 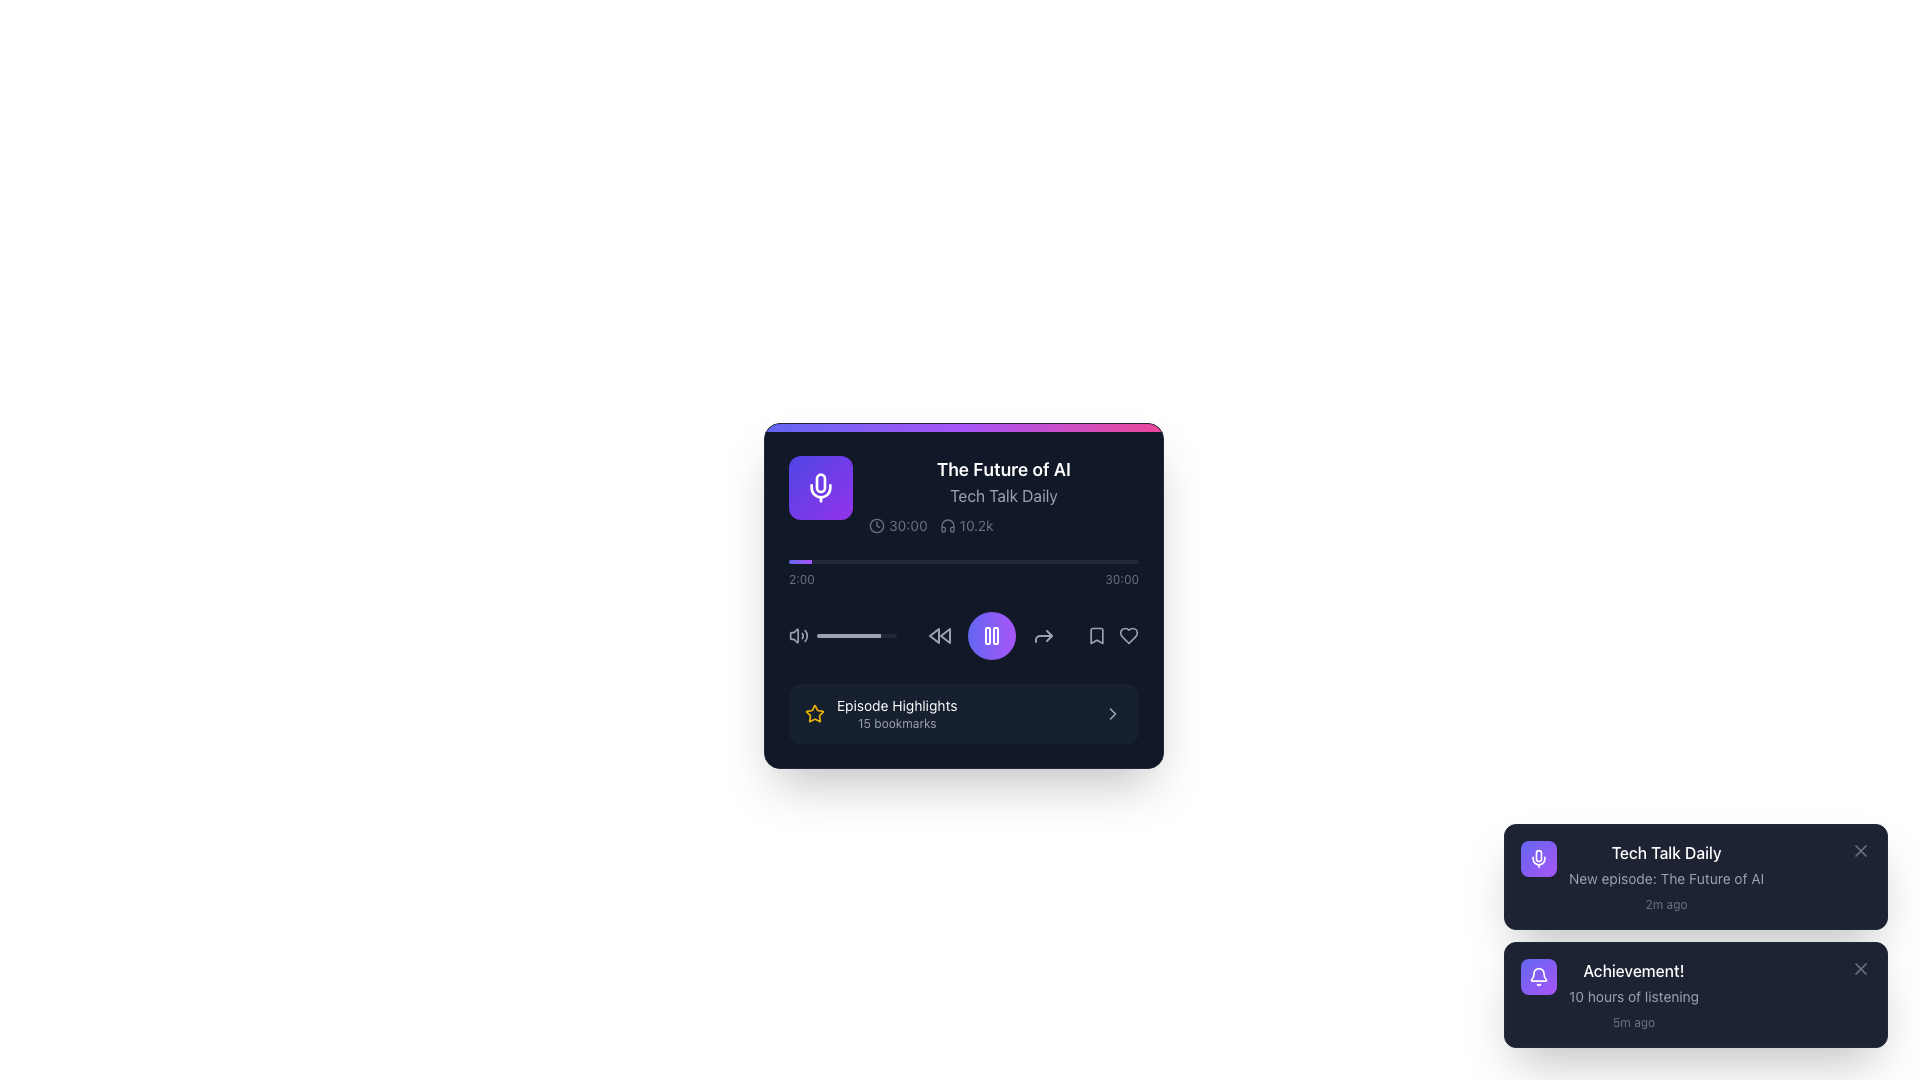 I want to click on the volume, so click(x=825, y=636).